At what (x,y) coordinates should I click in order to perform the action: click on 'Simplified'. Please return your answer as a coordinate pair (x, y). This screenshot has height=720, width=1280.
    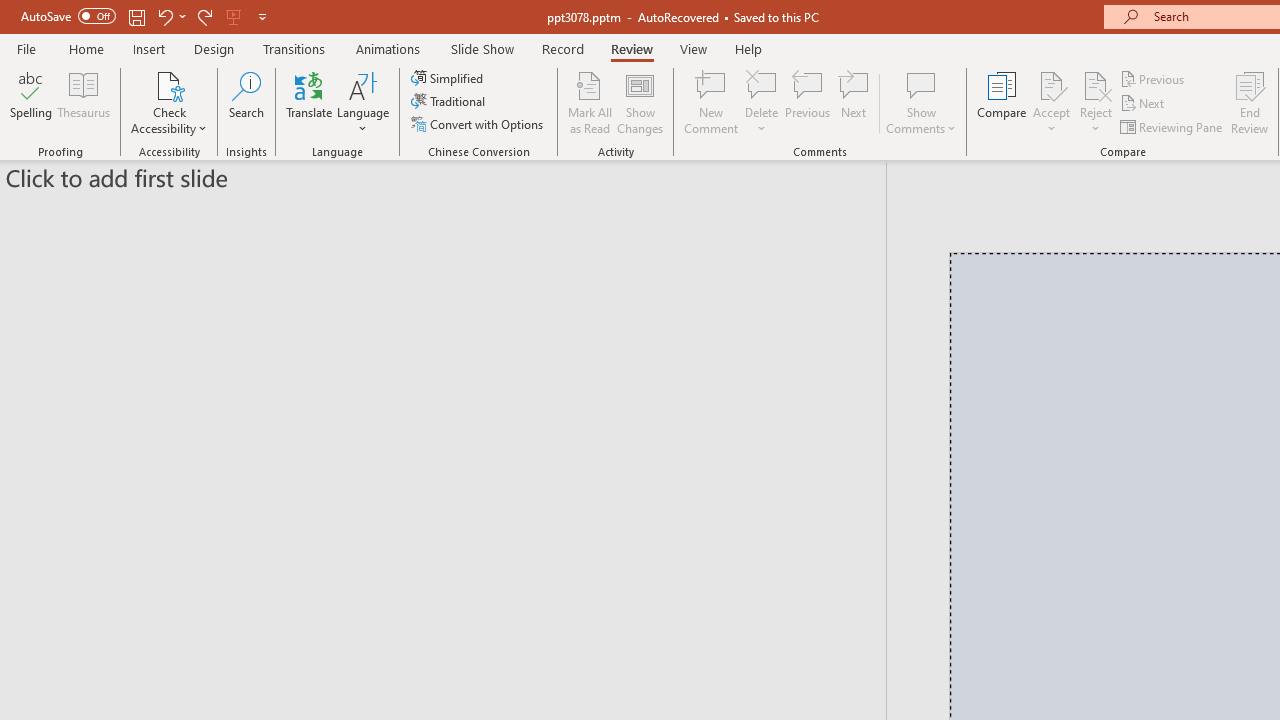
    Looking at the image, I should click on (448, 77).